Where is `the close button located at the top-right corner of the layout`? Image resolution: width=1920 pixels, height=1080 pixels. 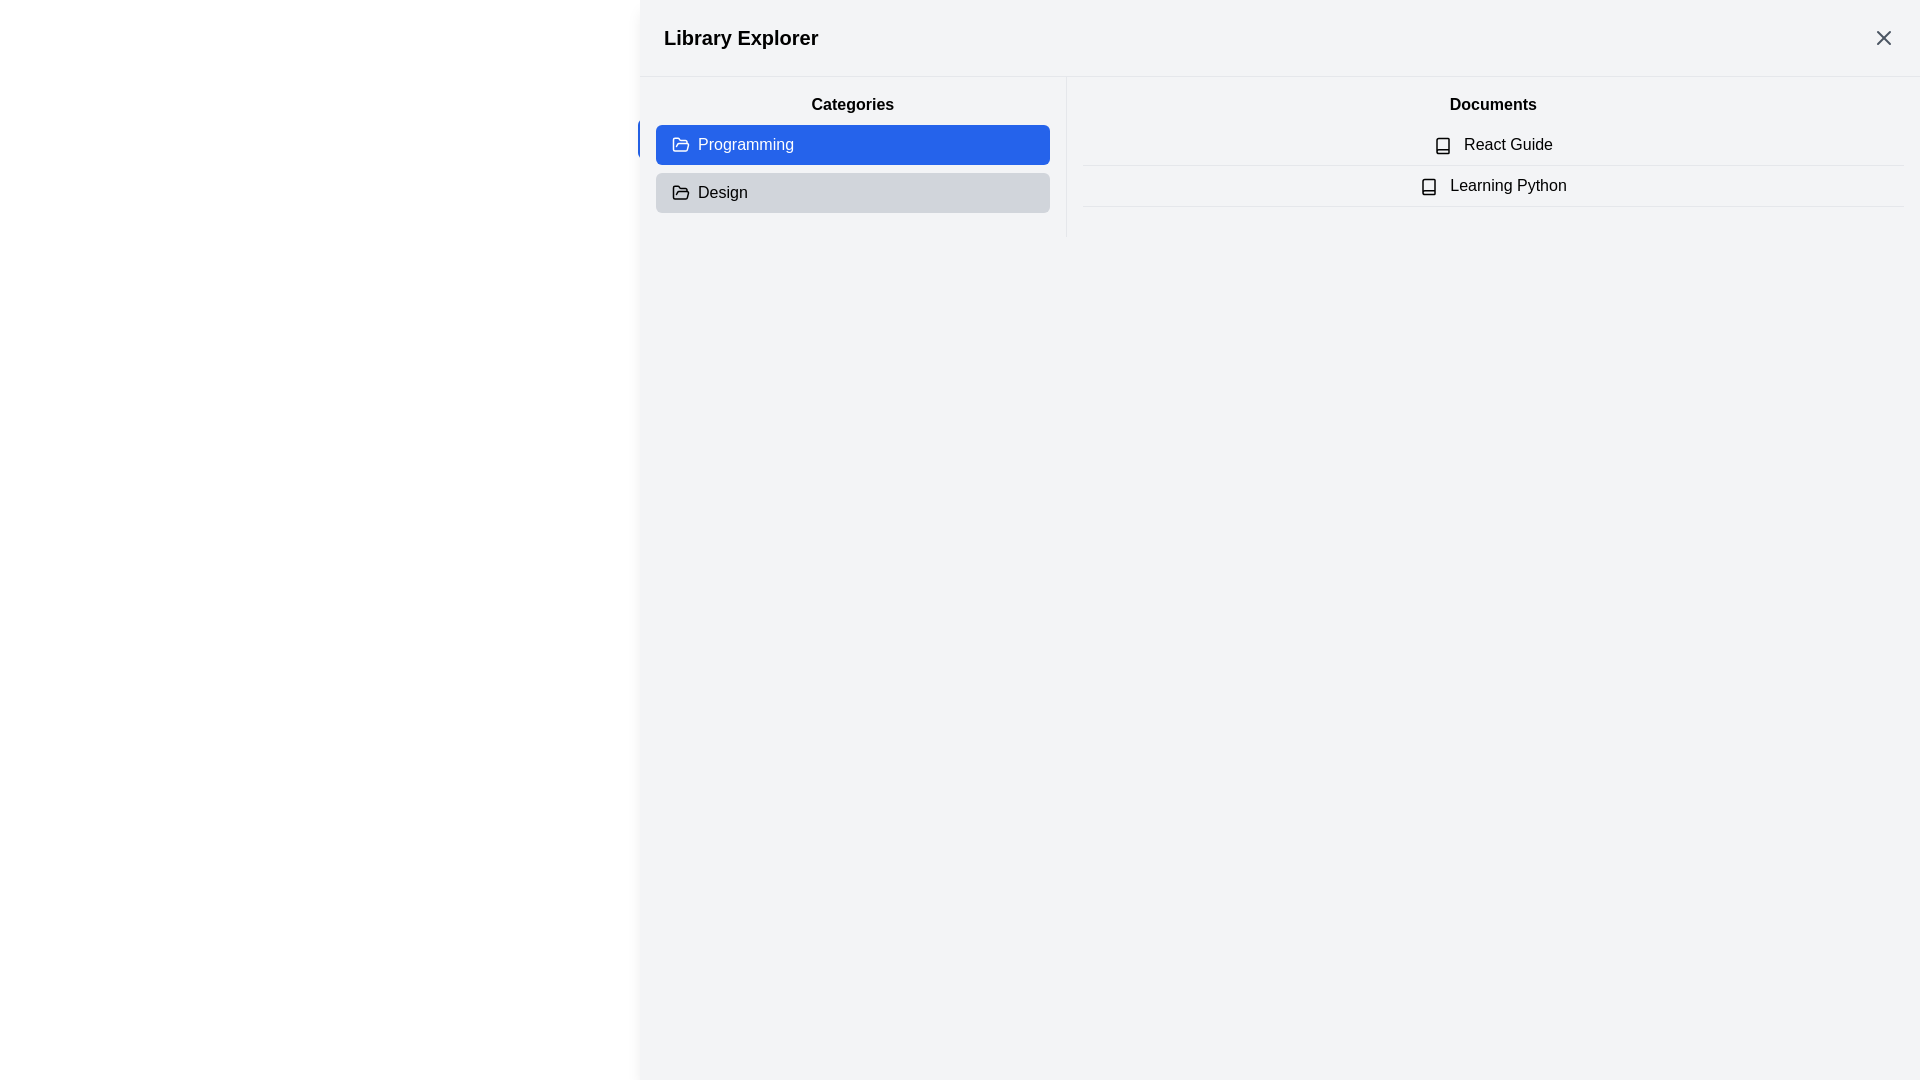 the close button located at the top-right corner of the layout is located at coordinates (1882, 38).